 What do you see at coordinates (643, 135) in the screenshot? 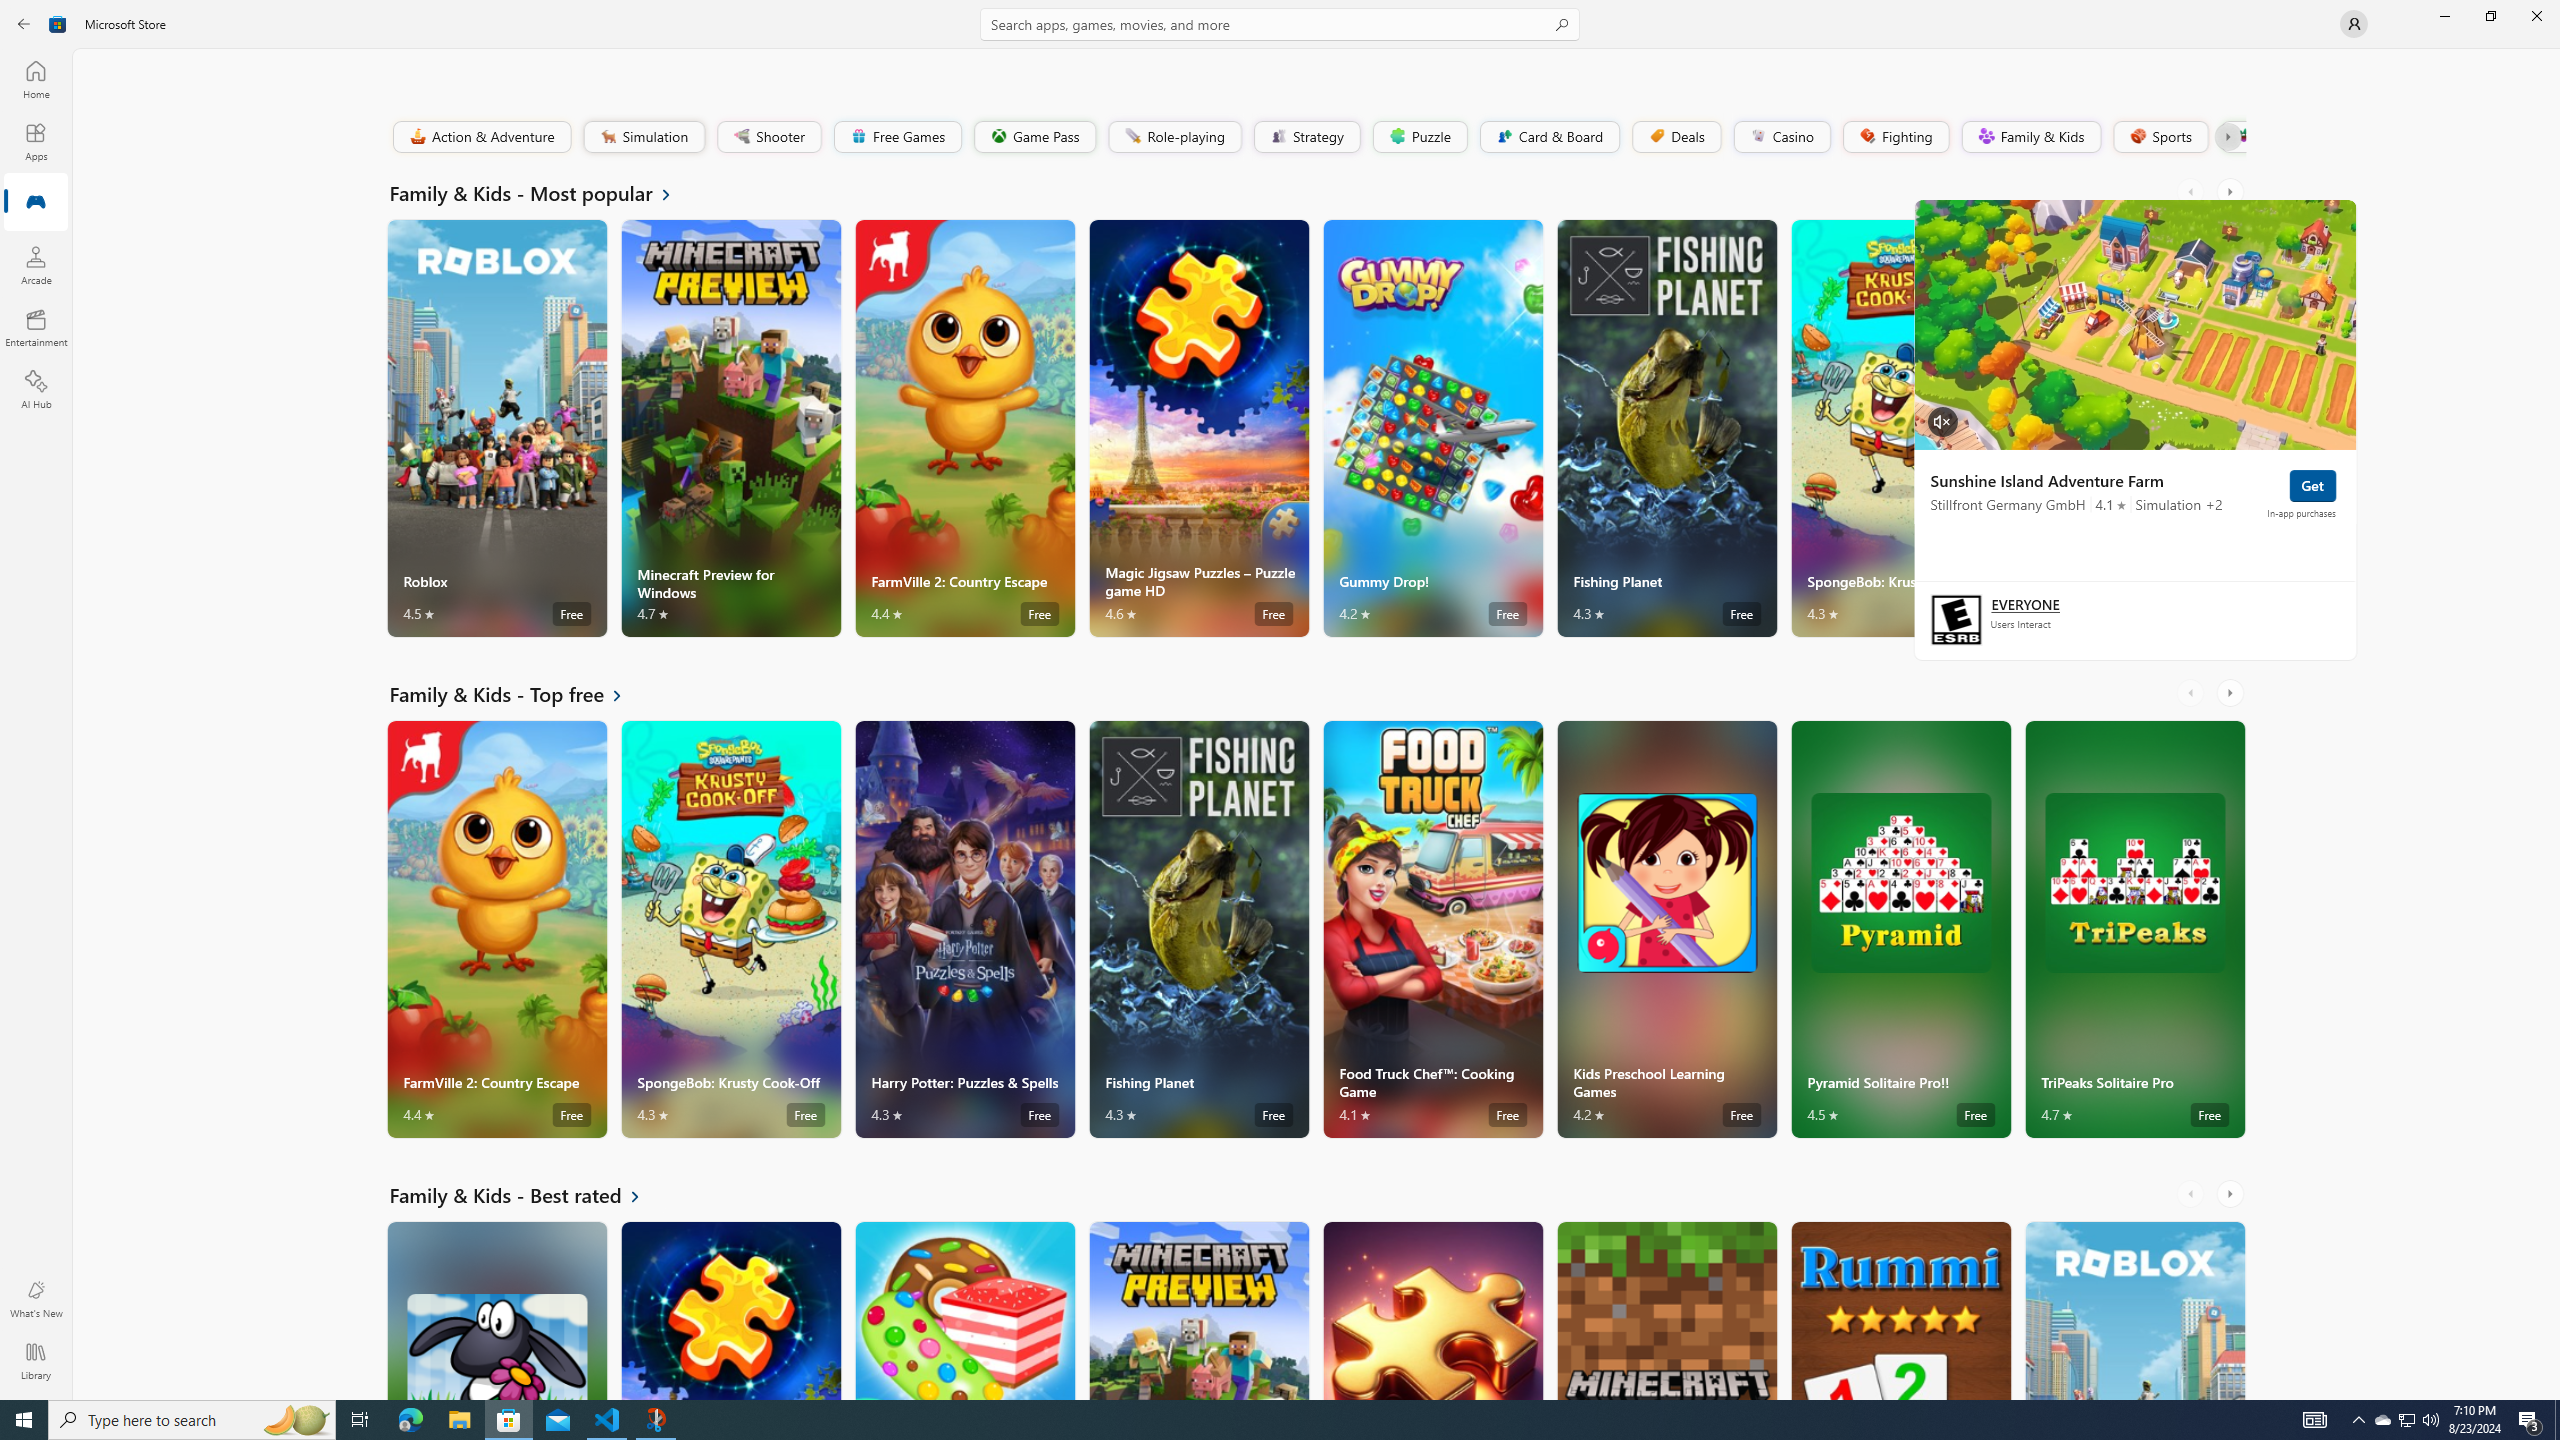
I see `'Simulation'` at bounding box center [643, 135].